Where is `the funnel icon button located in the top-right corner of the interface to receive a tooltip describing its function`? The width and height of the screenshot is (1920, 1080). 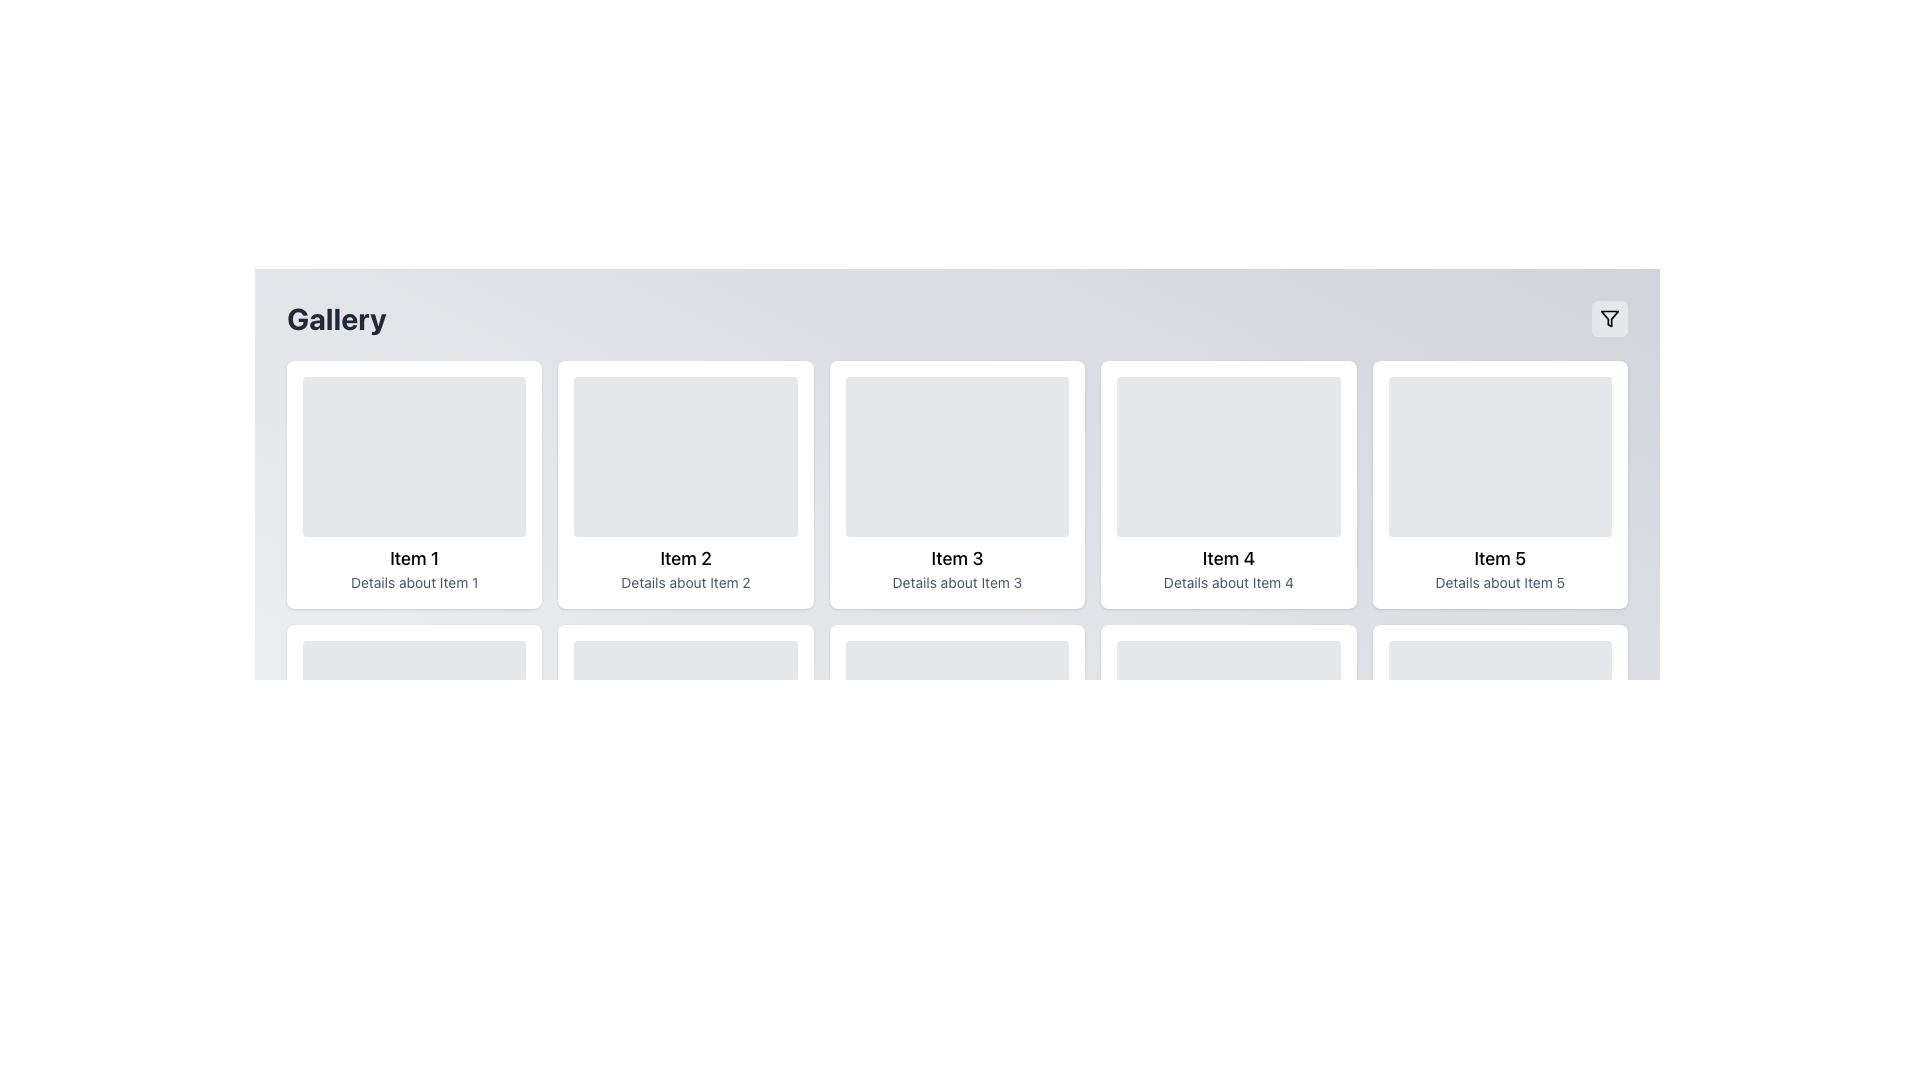 the funnel icon button located in the top-right corner of the interface to receive a tooltip describing its function is located at coordinates (1609, 318).